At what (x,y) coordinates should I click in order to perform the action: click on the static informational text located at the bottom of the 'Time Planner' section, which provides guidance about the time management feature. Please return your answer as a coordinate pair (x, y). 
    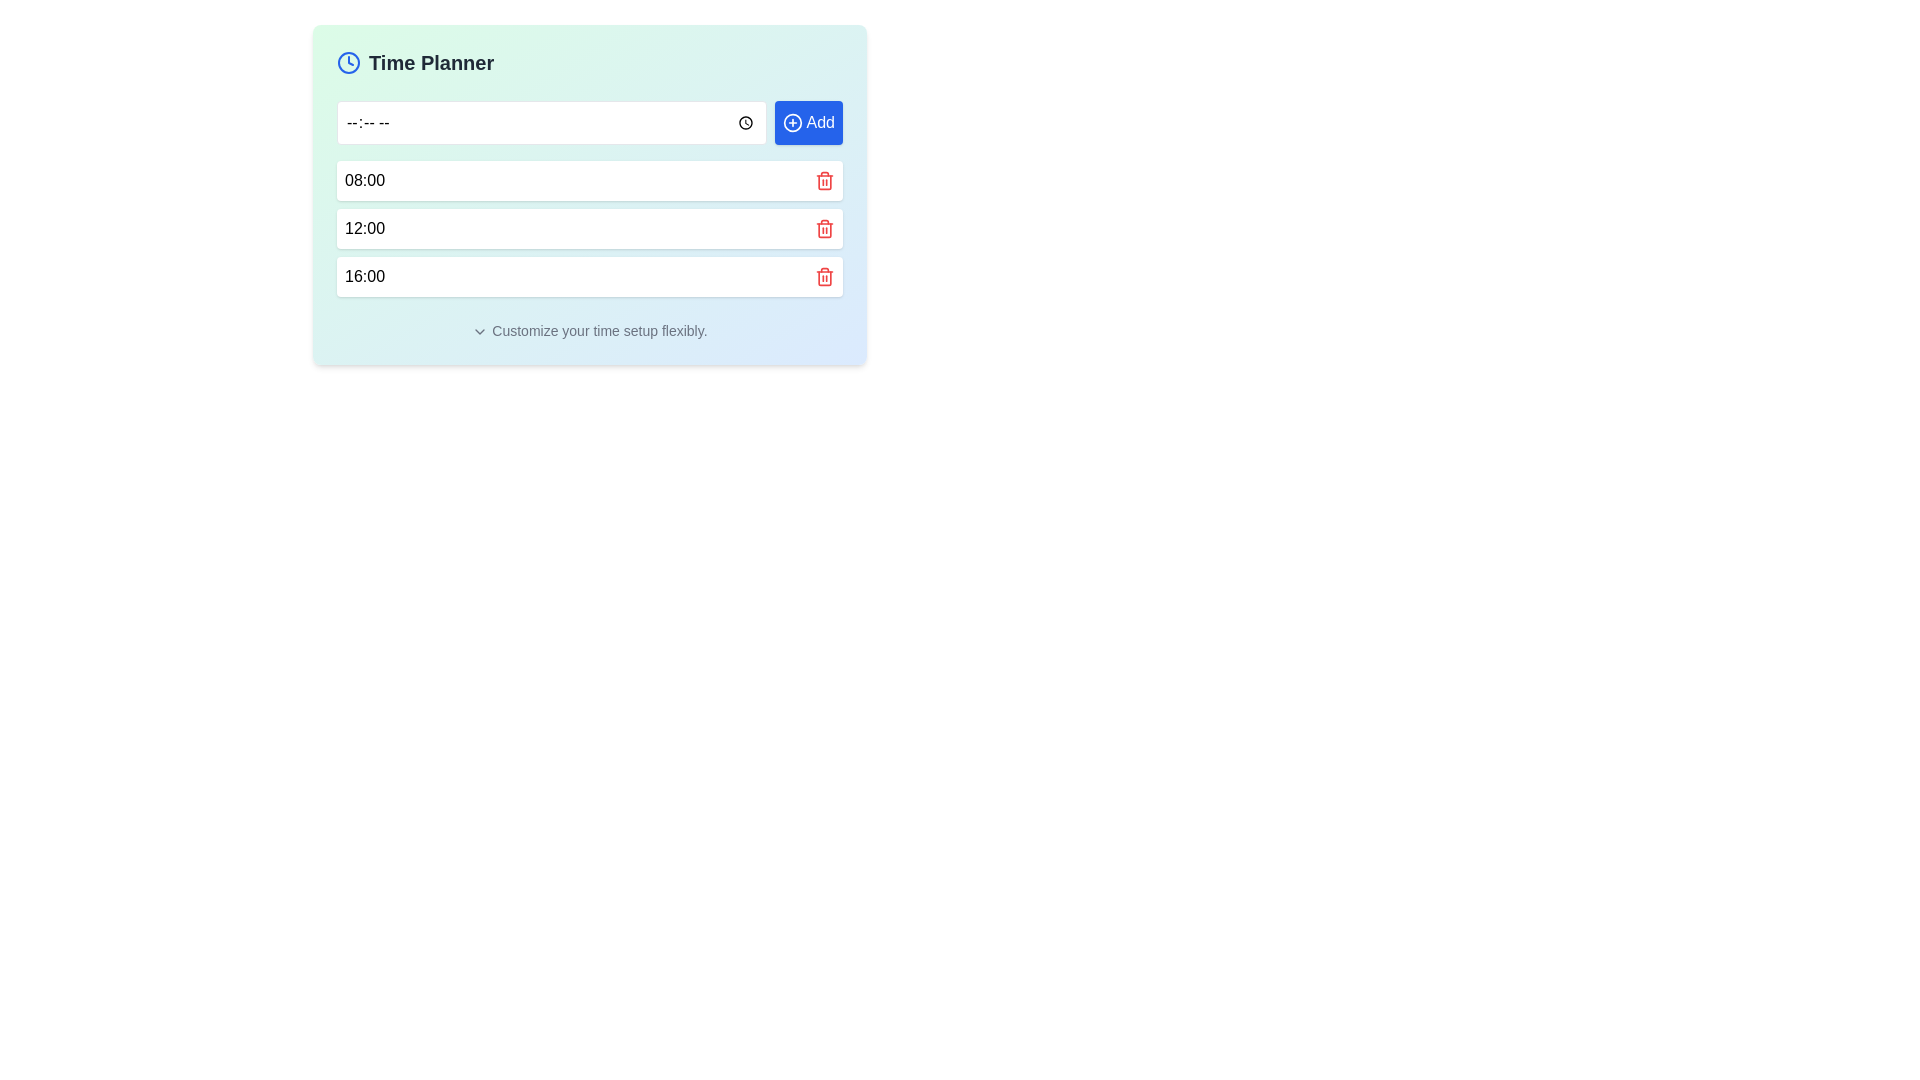
    Looking at the image, I should click on (589, 330).